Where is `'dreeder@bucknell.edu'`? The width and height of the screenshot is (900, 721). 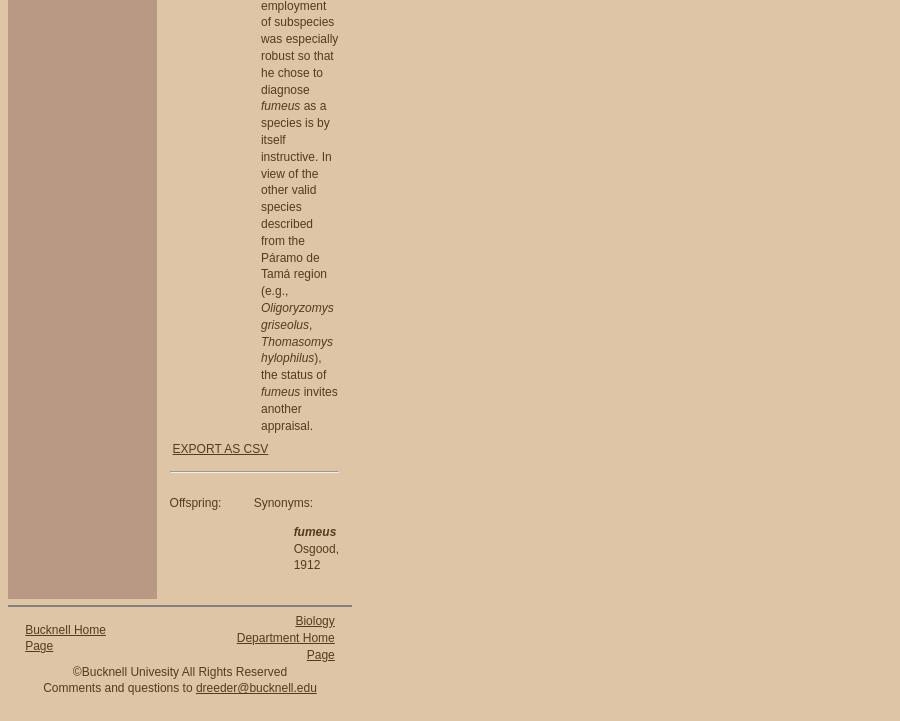
'dreeder@bucknell.edu' is located at coordinates (254, 686).